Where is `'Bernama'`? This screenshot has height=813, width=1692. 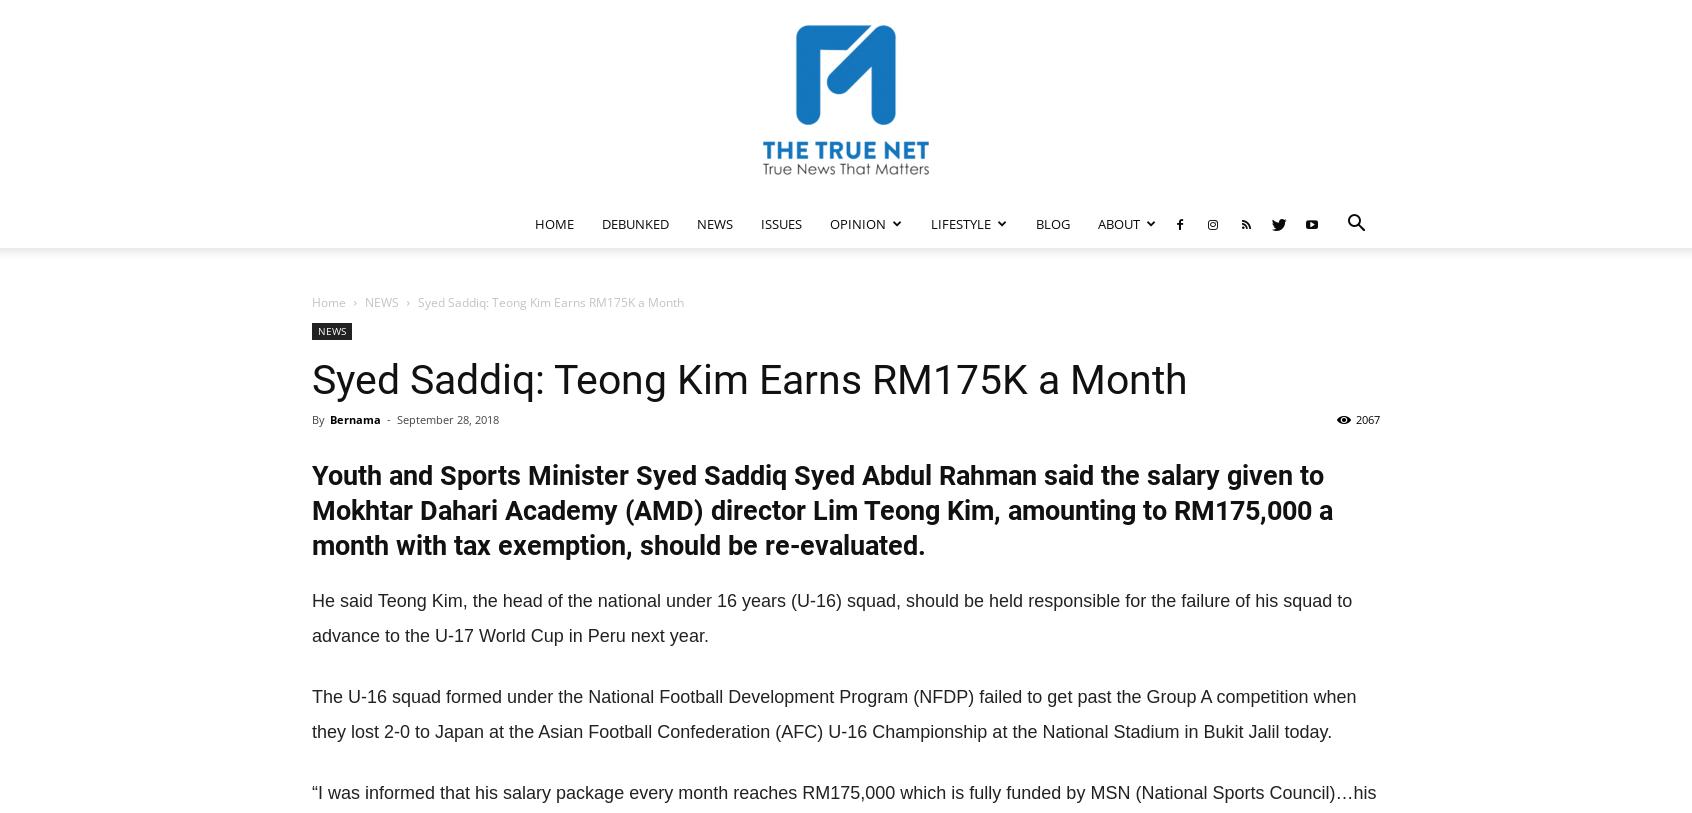
'Bernama' is located at coordinates (355, 419).